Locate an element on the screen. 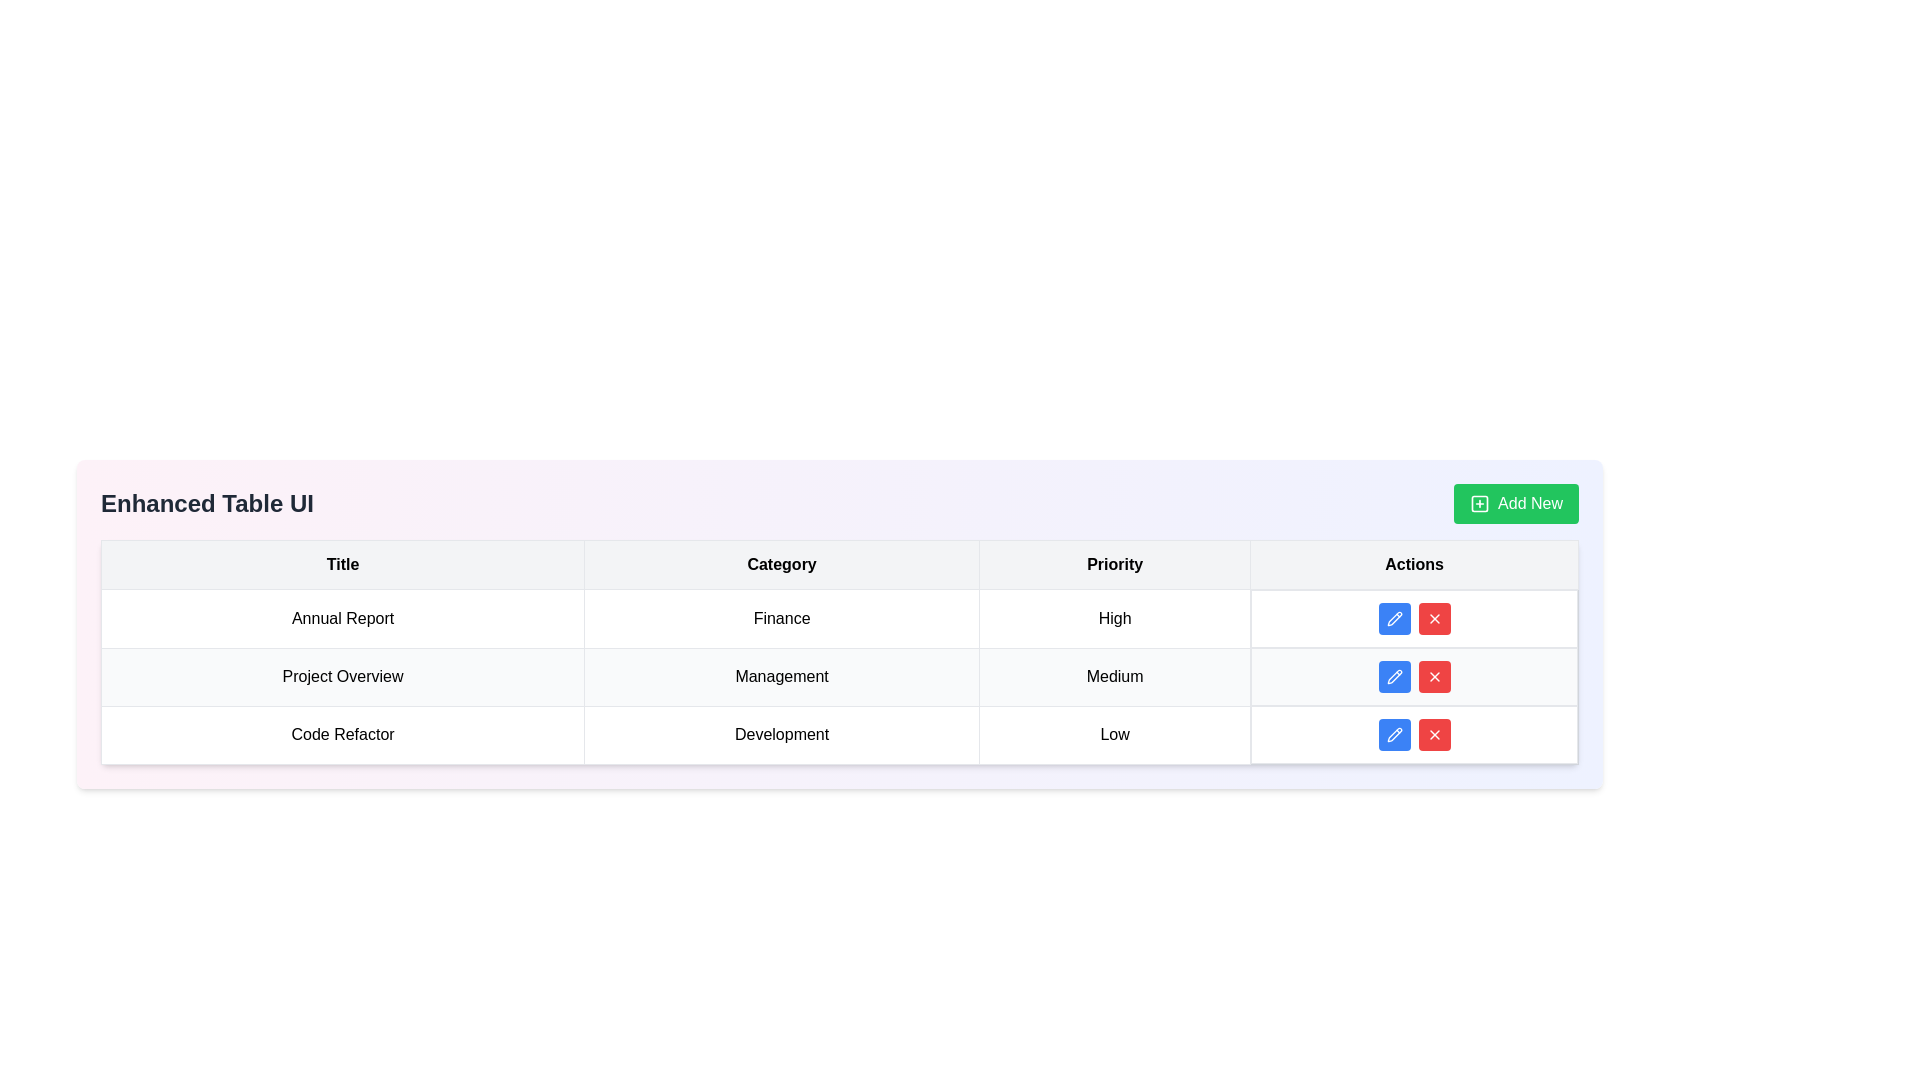 The height and width of the screenshot is (1080, 1920). the 'Low' priority level text label located in the third row of the table, positioned between the 'Development' label and the 'Actions' section is located at coordinates (1114, 735).